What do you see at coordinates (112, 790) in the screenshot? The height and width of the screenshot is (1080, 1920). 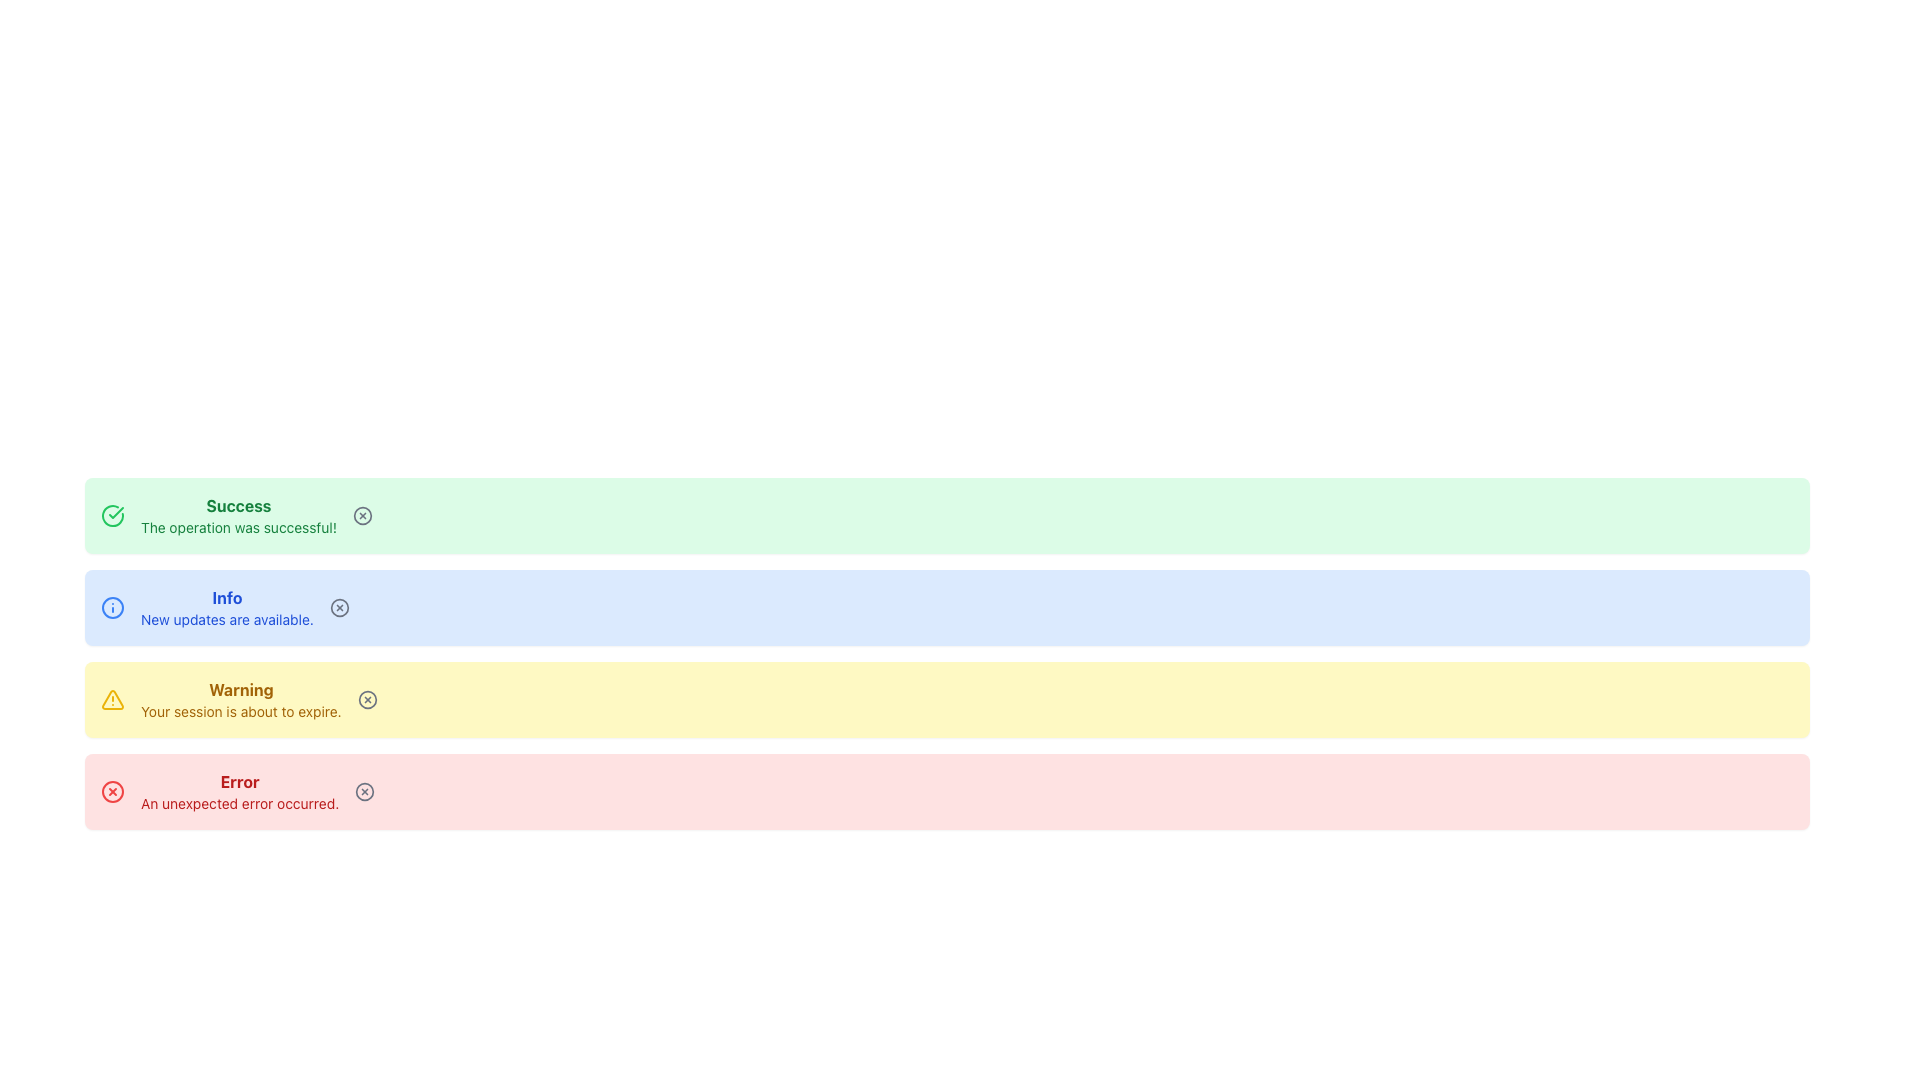 I see `the error icon located on the left side of the notification bar labeled 'Error' at the bottom of the stacked notification bars` at bounding box center [112, 790].